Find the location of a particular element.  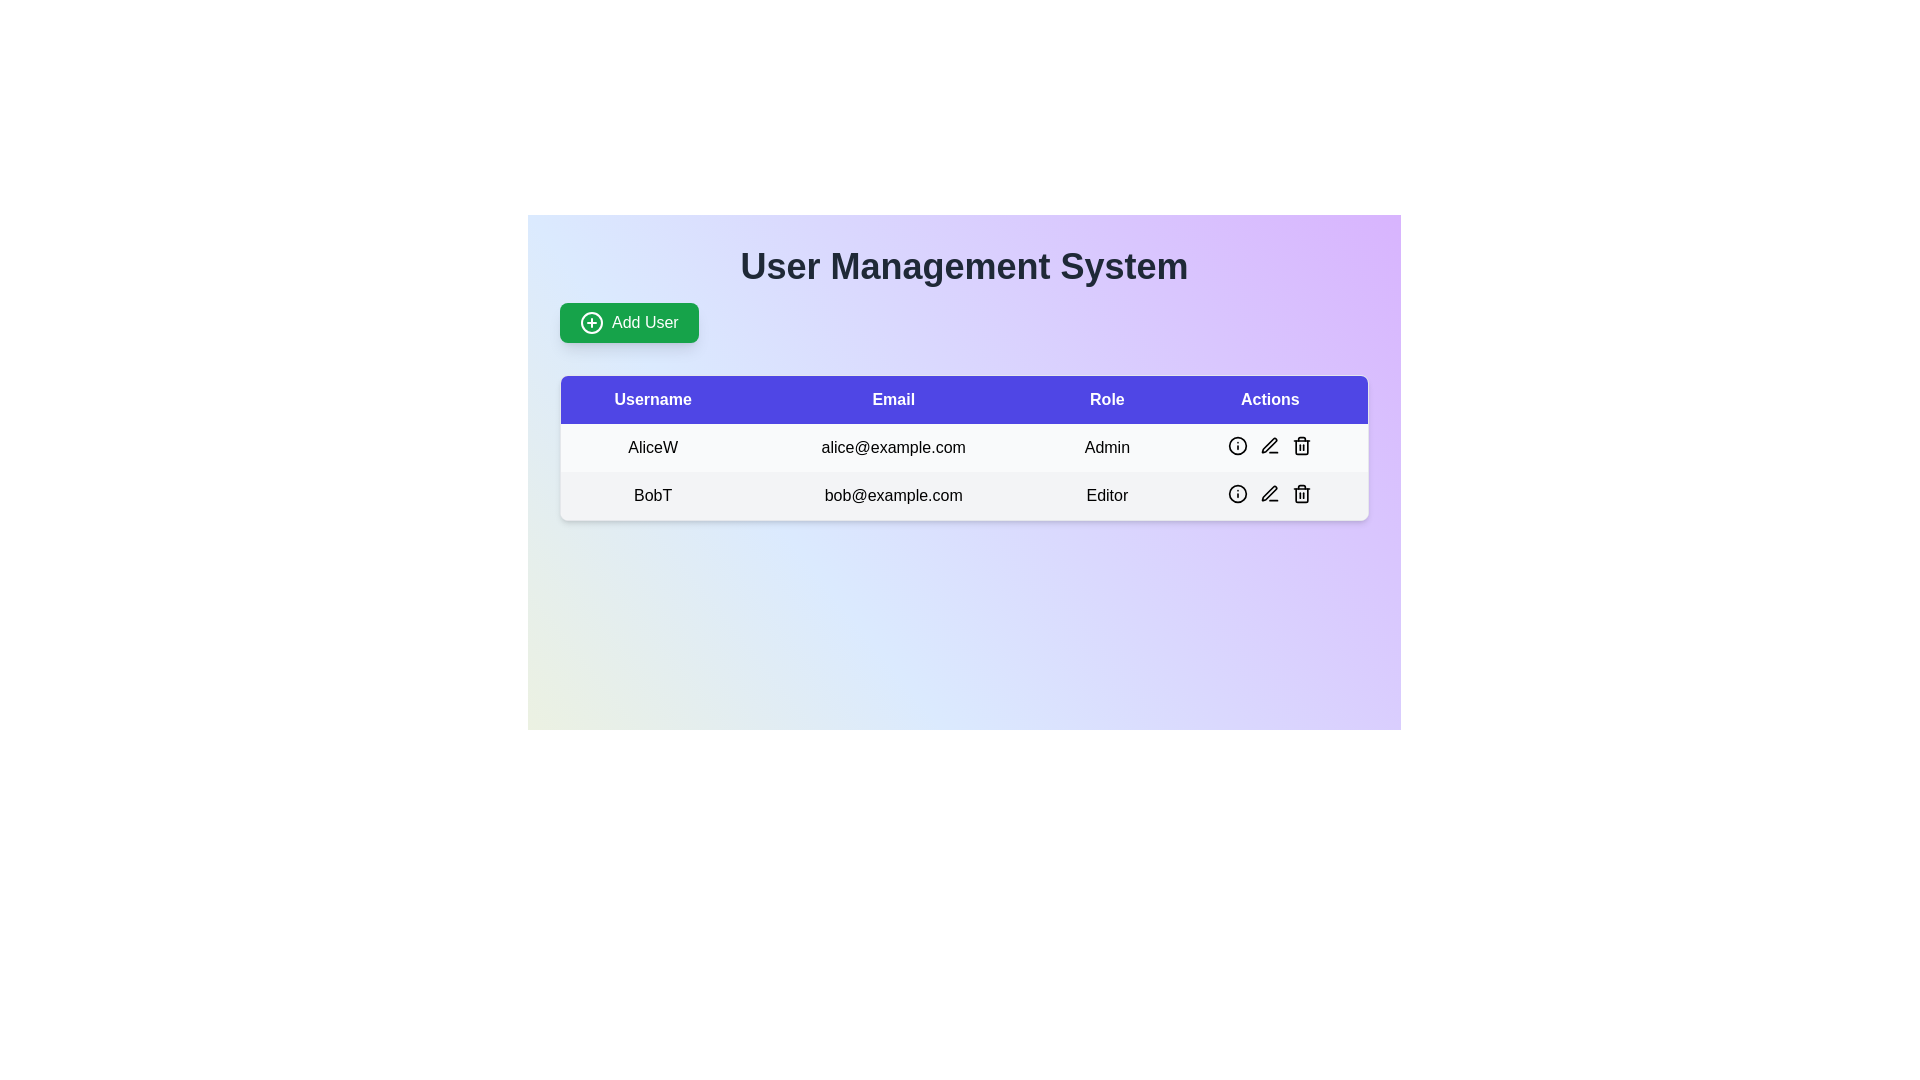

the trash can icon button in the Actions column of the user management table is located at coordinates (1302, 493).